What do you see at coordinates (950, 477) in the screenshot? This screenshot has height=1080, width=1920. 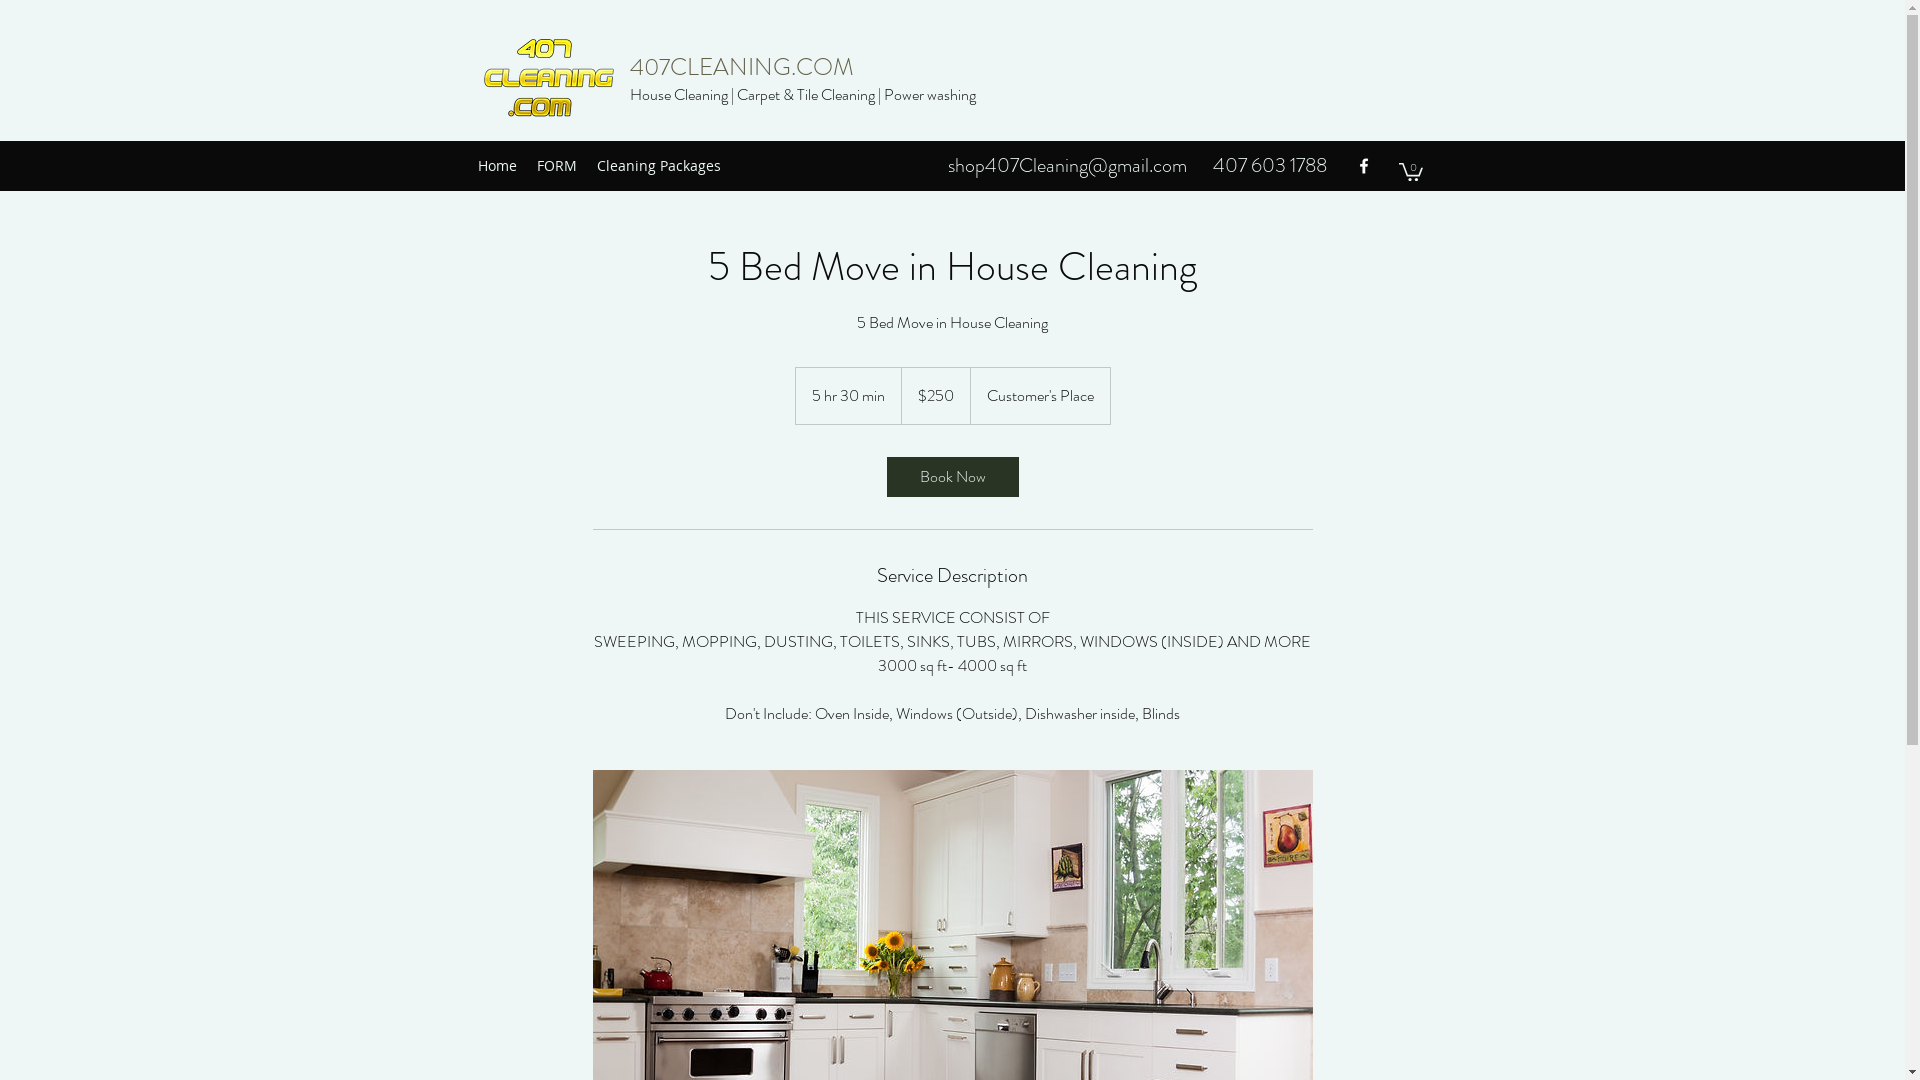 I see `'Book Now'` at bounding box center [950, 477].